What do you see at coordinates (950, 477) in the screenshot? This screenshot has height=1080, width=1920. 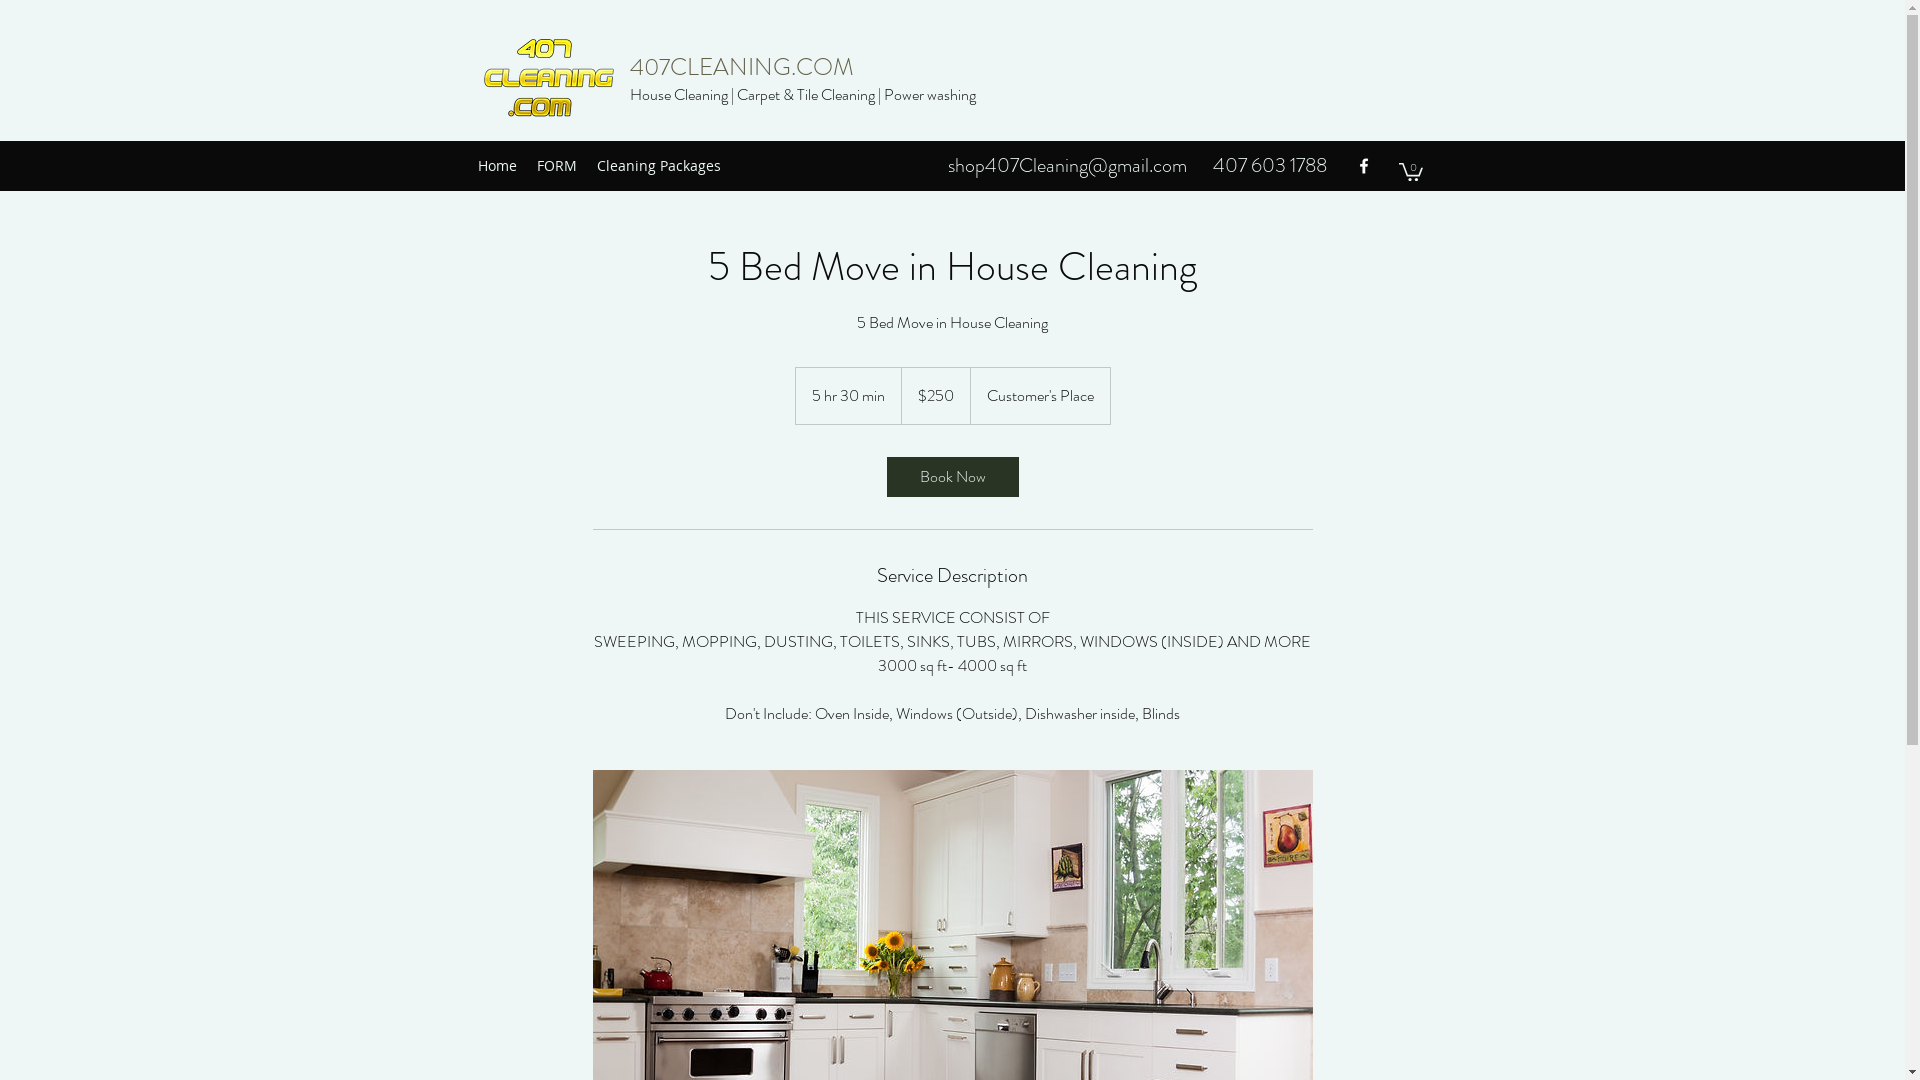 I see `'Book Now'` at bounding box center [950, 477].